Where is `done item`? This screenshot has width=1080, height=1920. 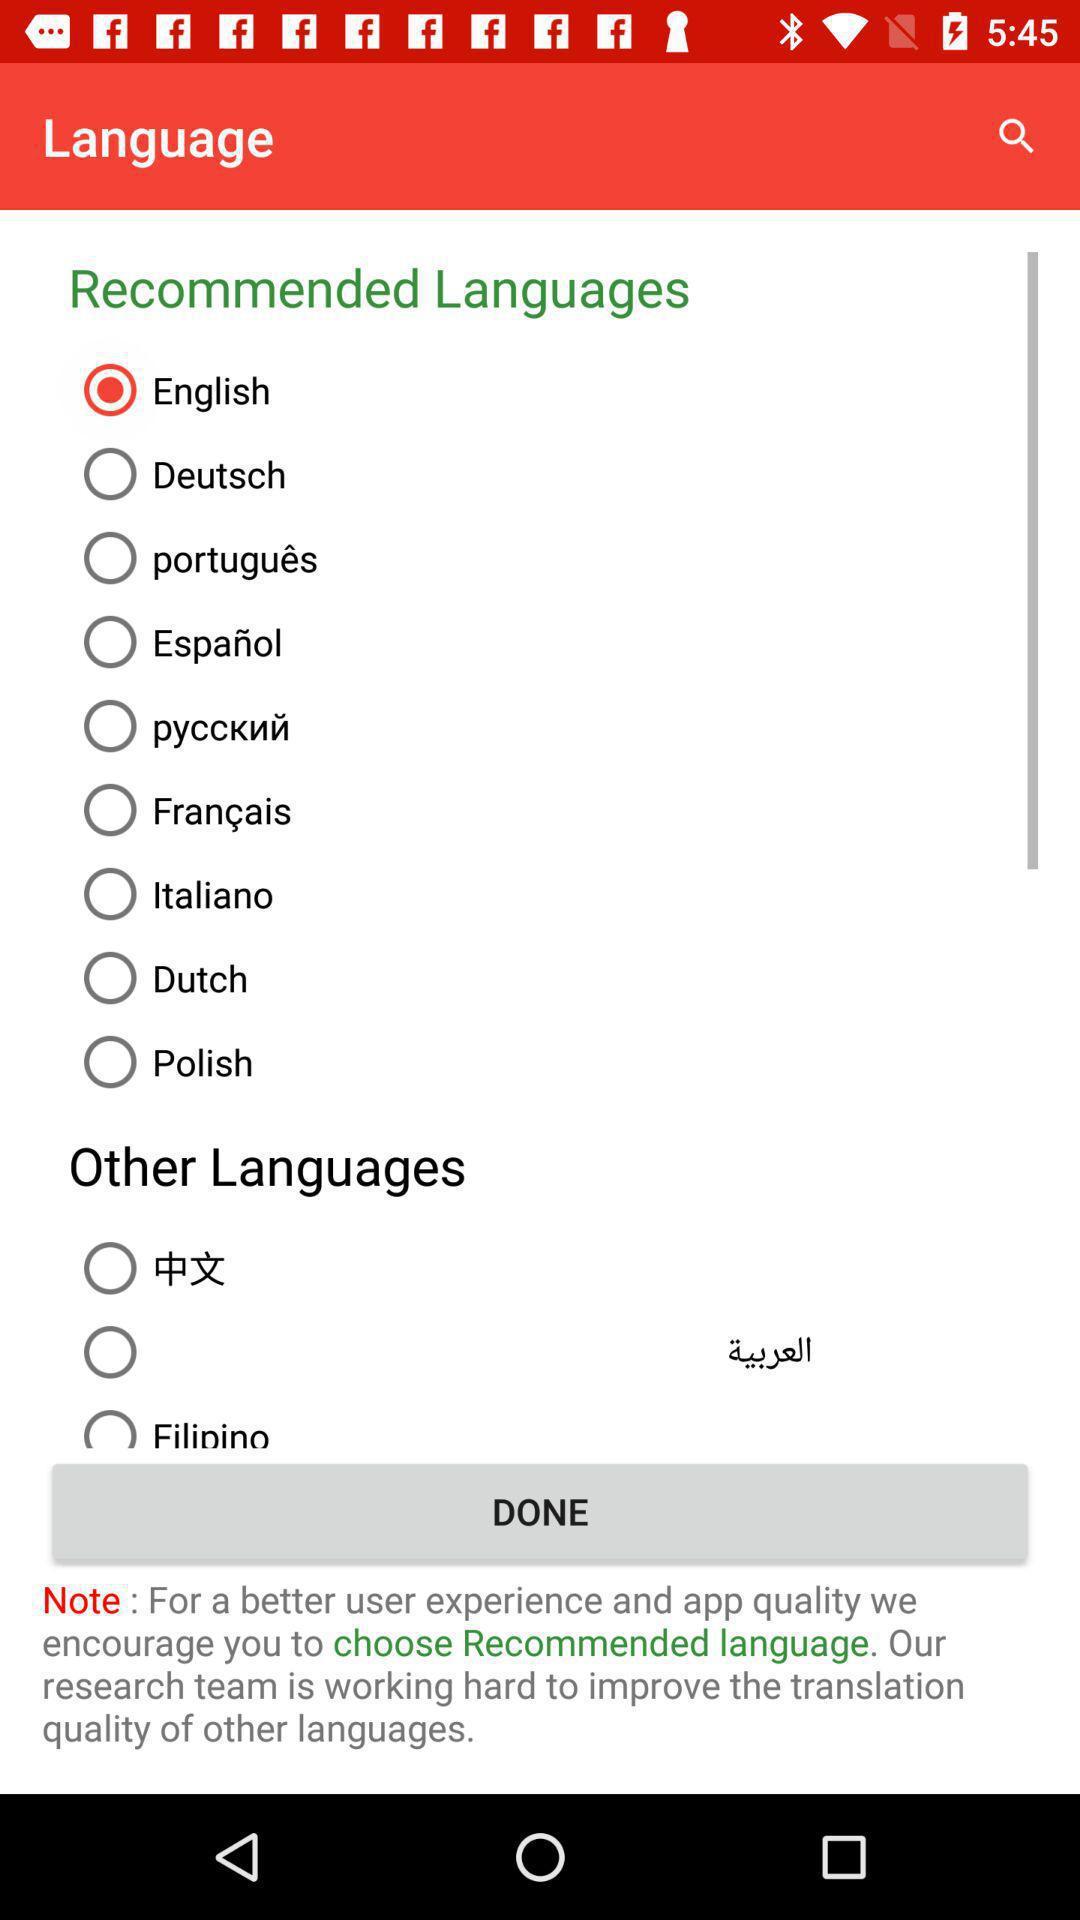 done item is located at coordinates (540, 1511).